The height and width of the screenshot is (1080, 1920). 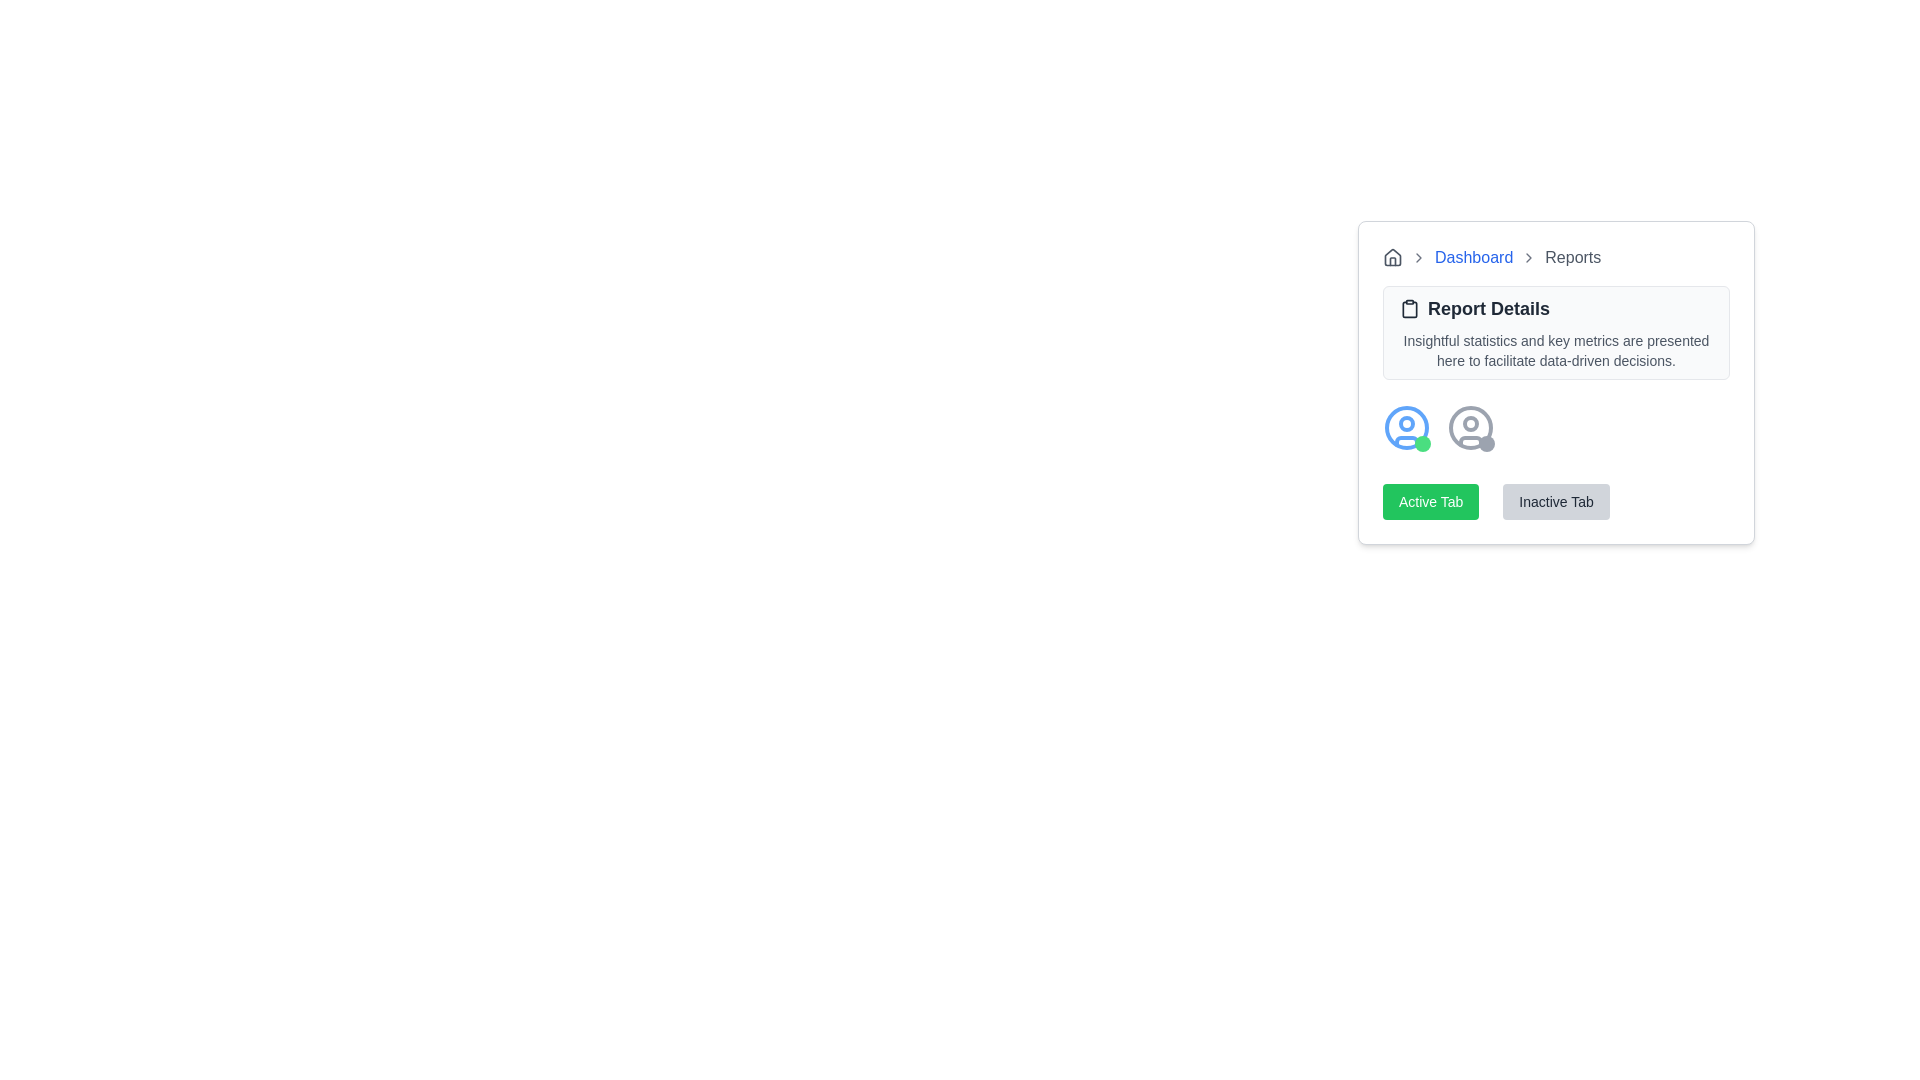 I want to click on the 'Home' icon located near the top left corner of the user interface, which allows users, so click(x=1391, y=256).